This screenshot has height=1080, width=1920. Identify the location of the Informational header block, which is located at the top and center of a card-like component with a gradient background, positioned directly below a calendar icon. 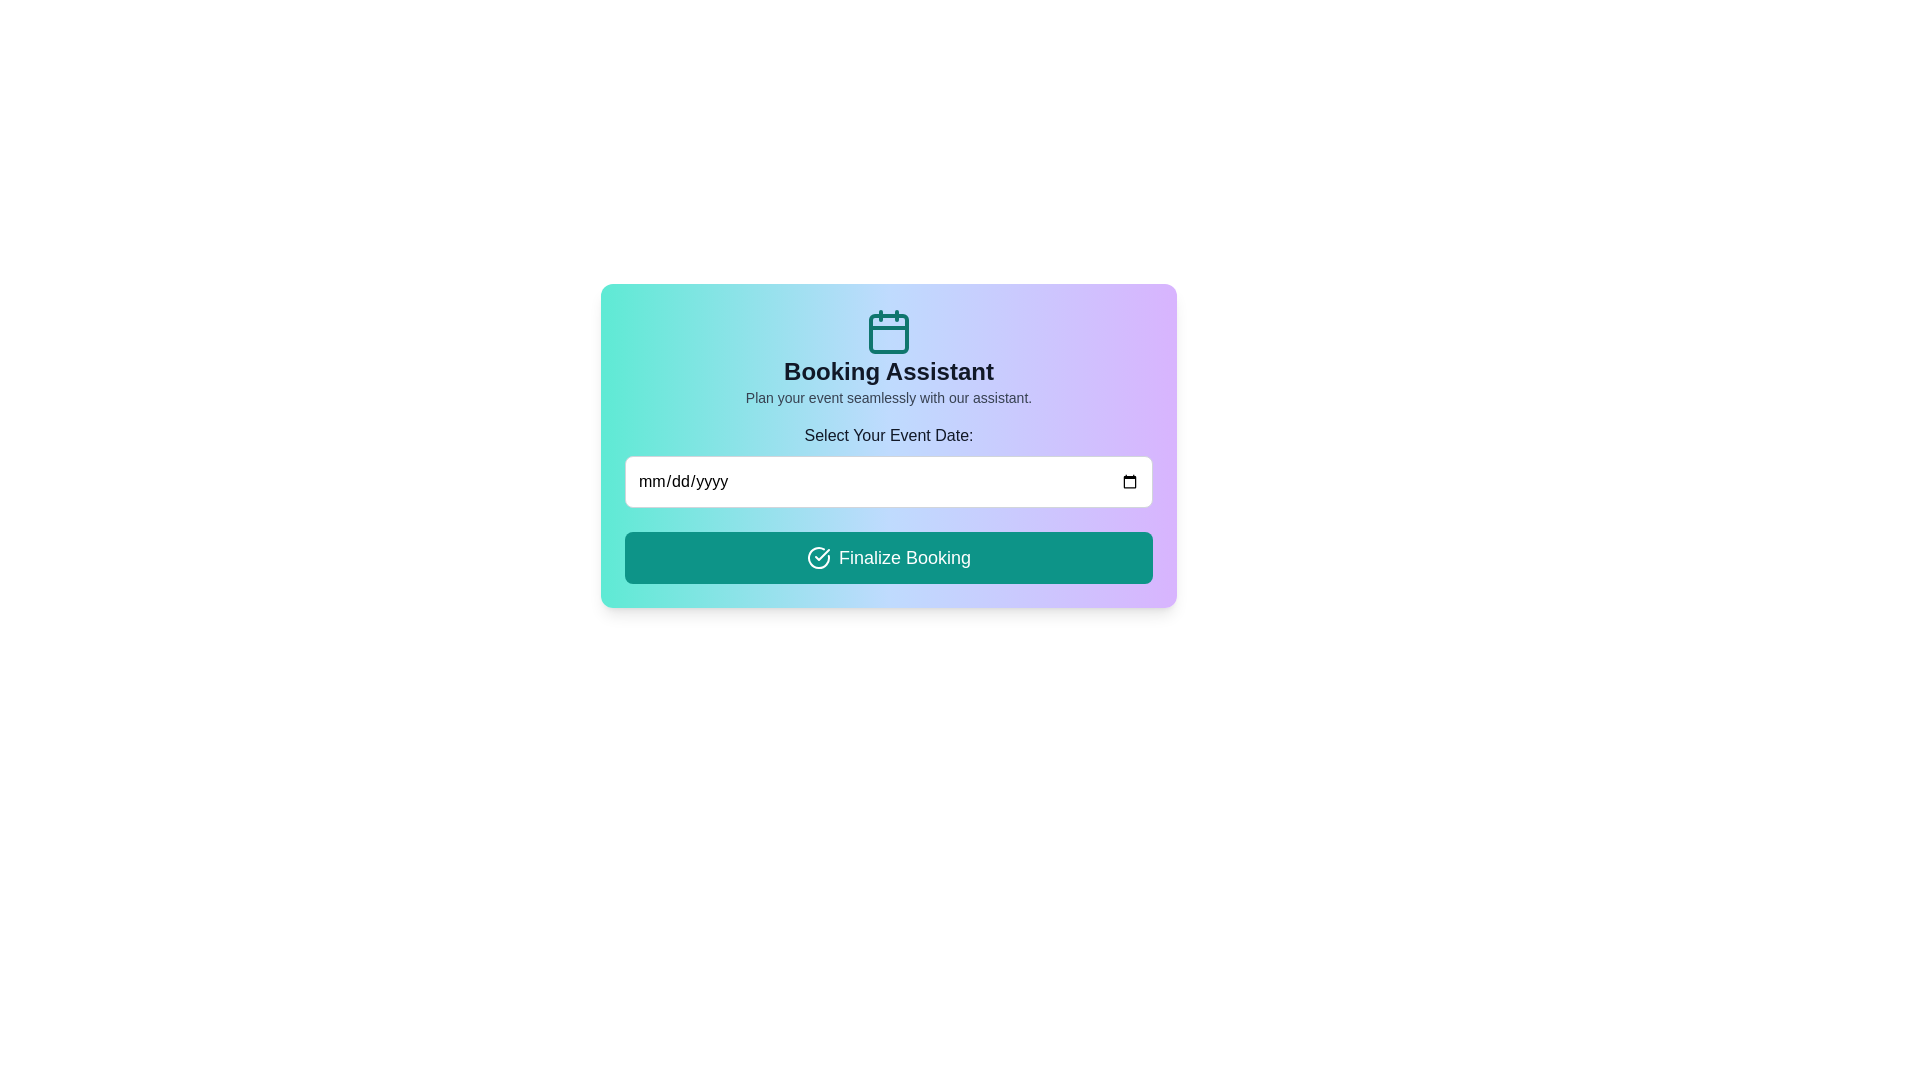
(887, 357).